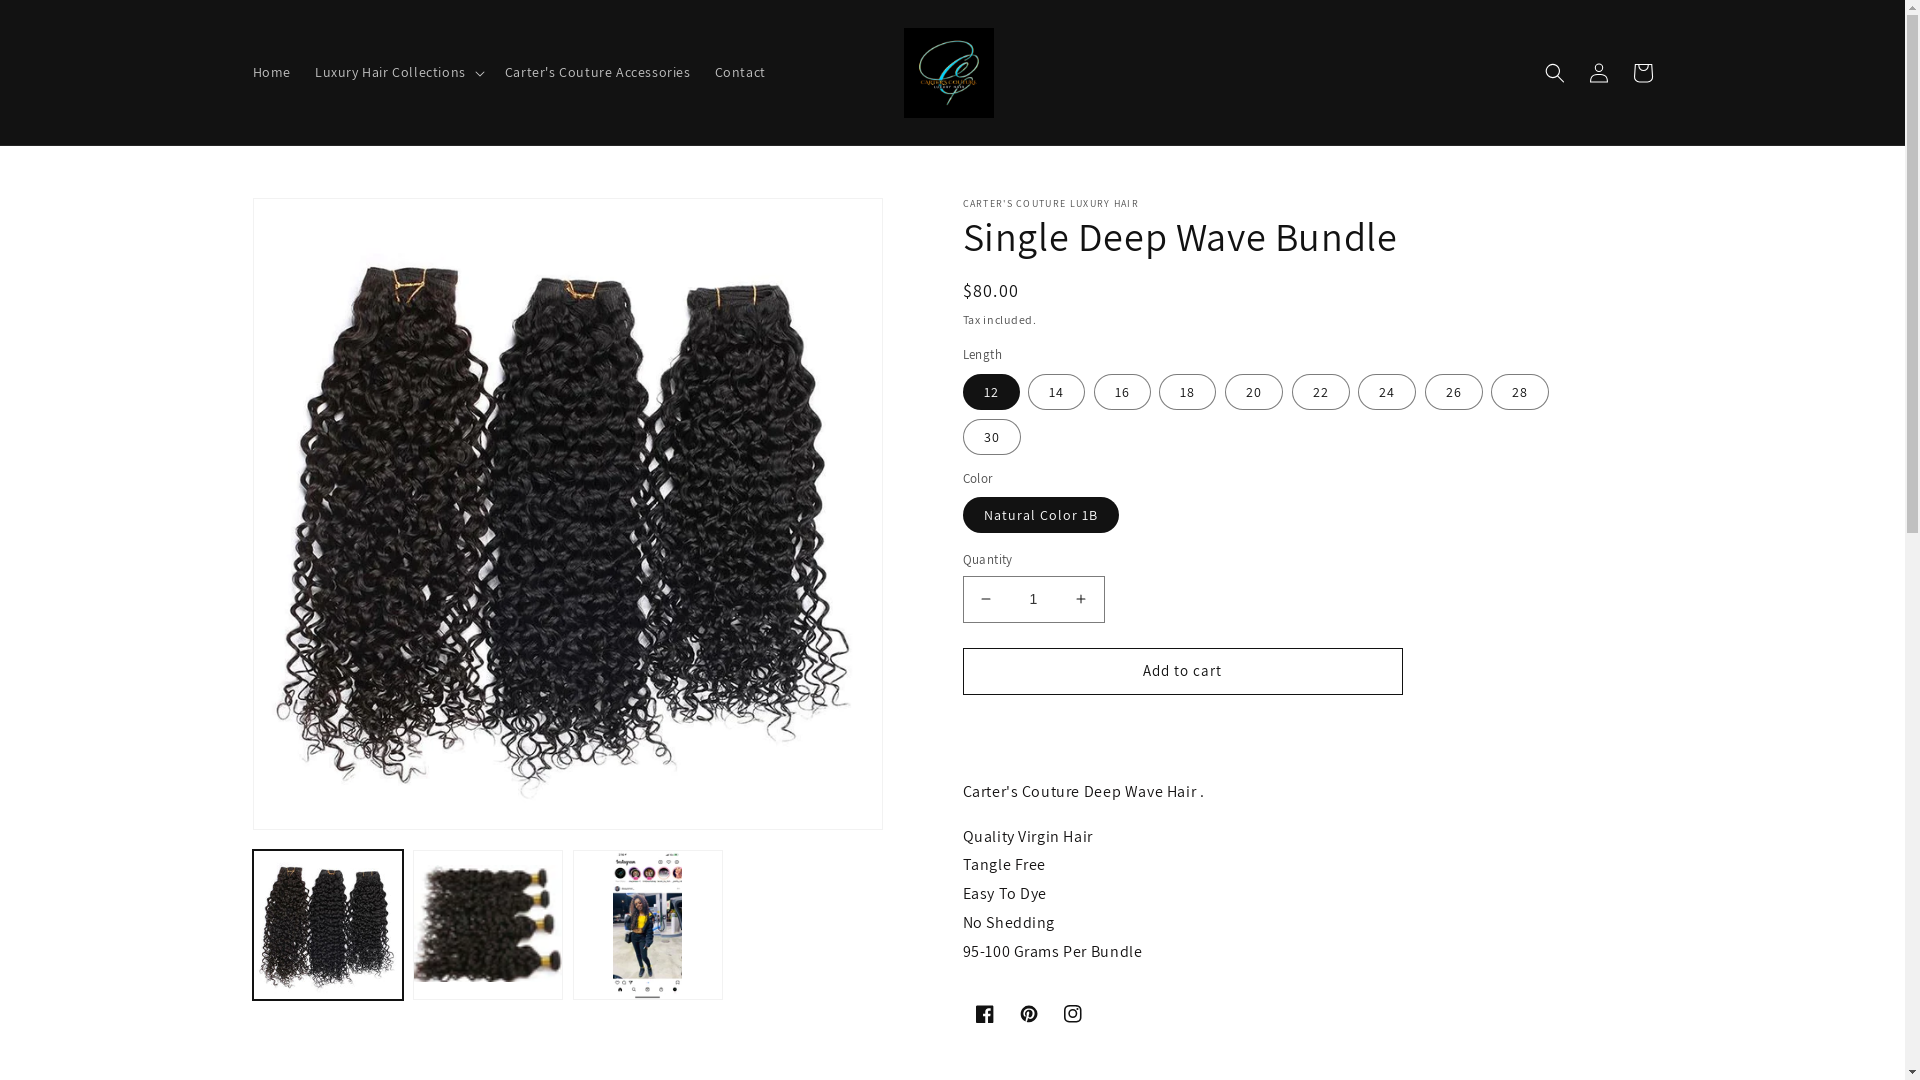 This screenshot has height=1080, width=1920. Describe the element at coordinates (1079, 598) in the screenshot. I see `'Increase quantity for Single Deep Wave Bundle'` at that location.